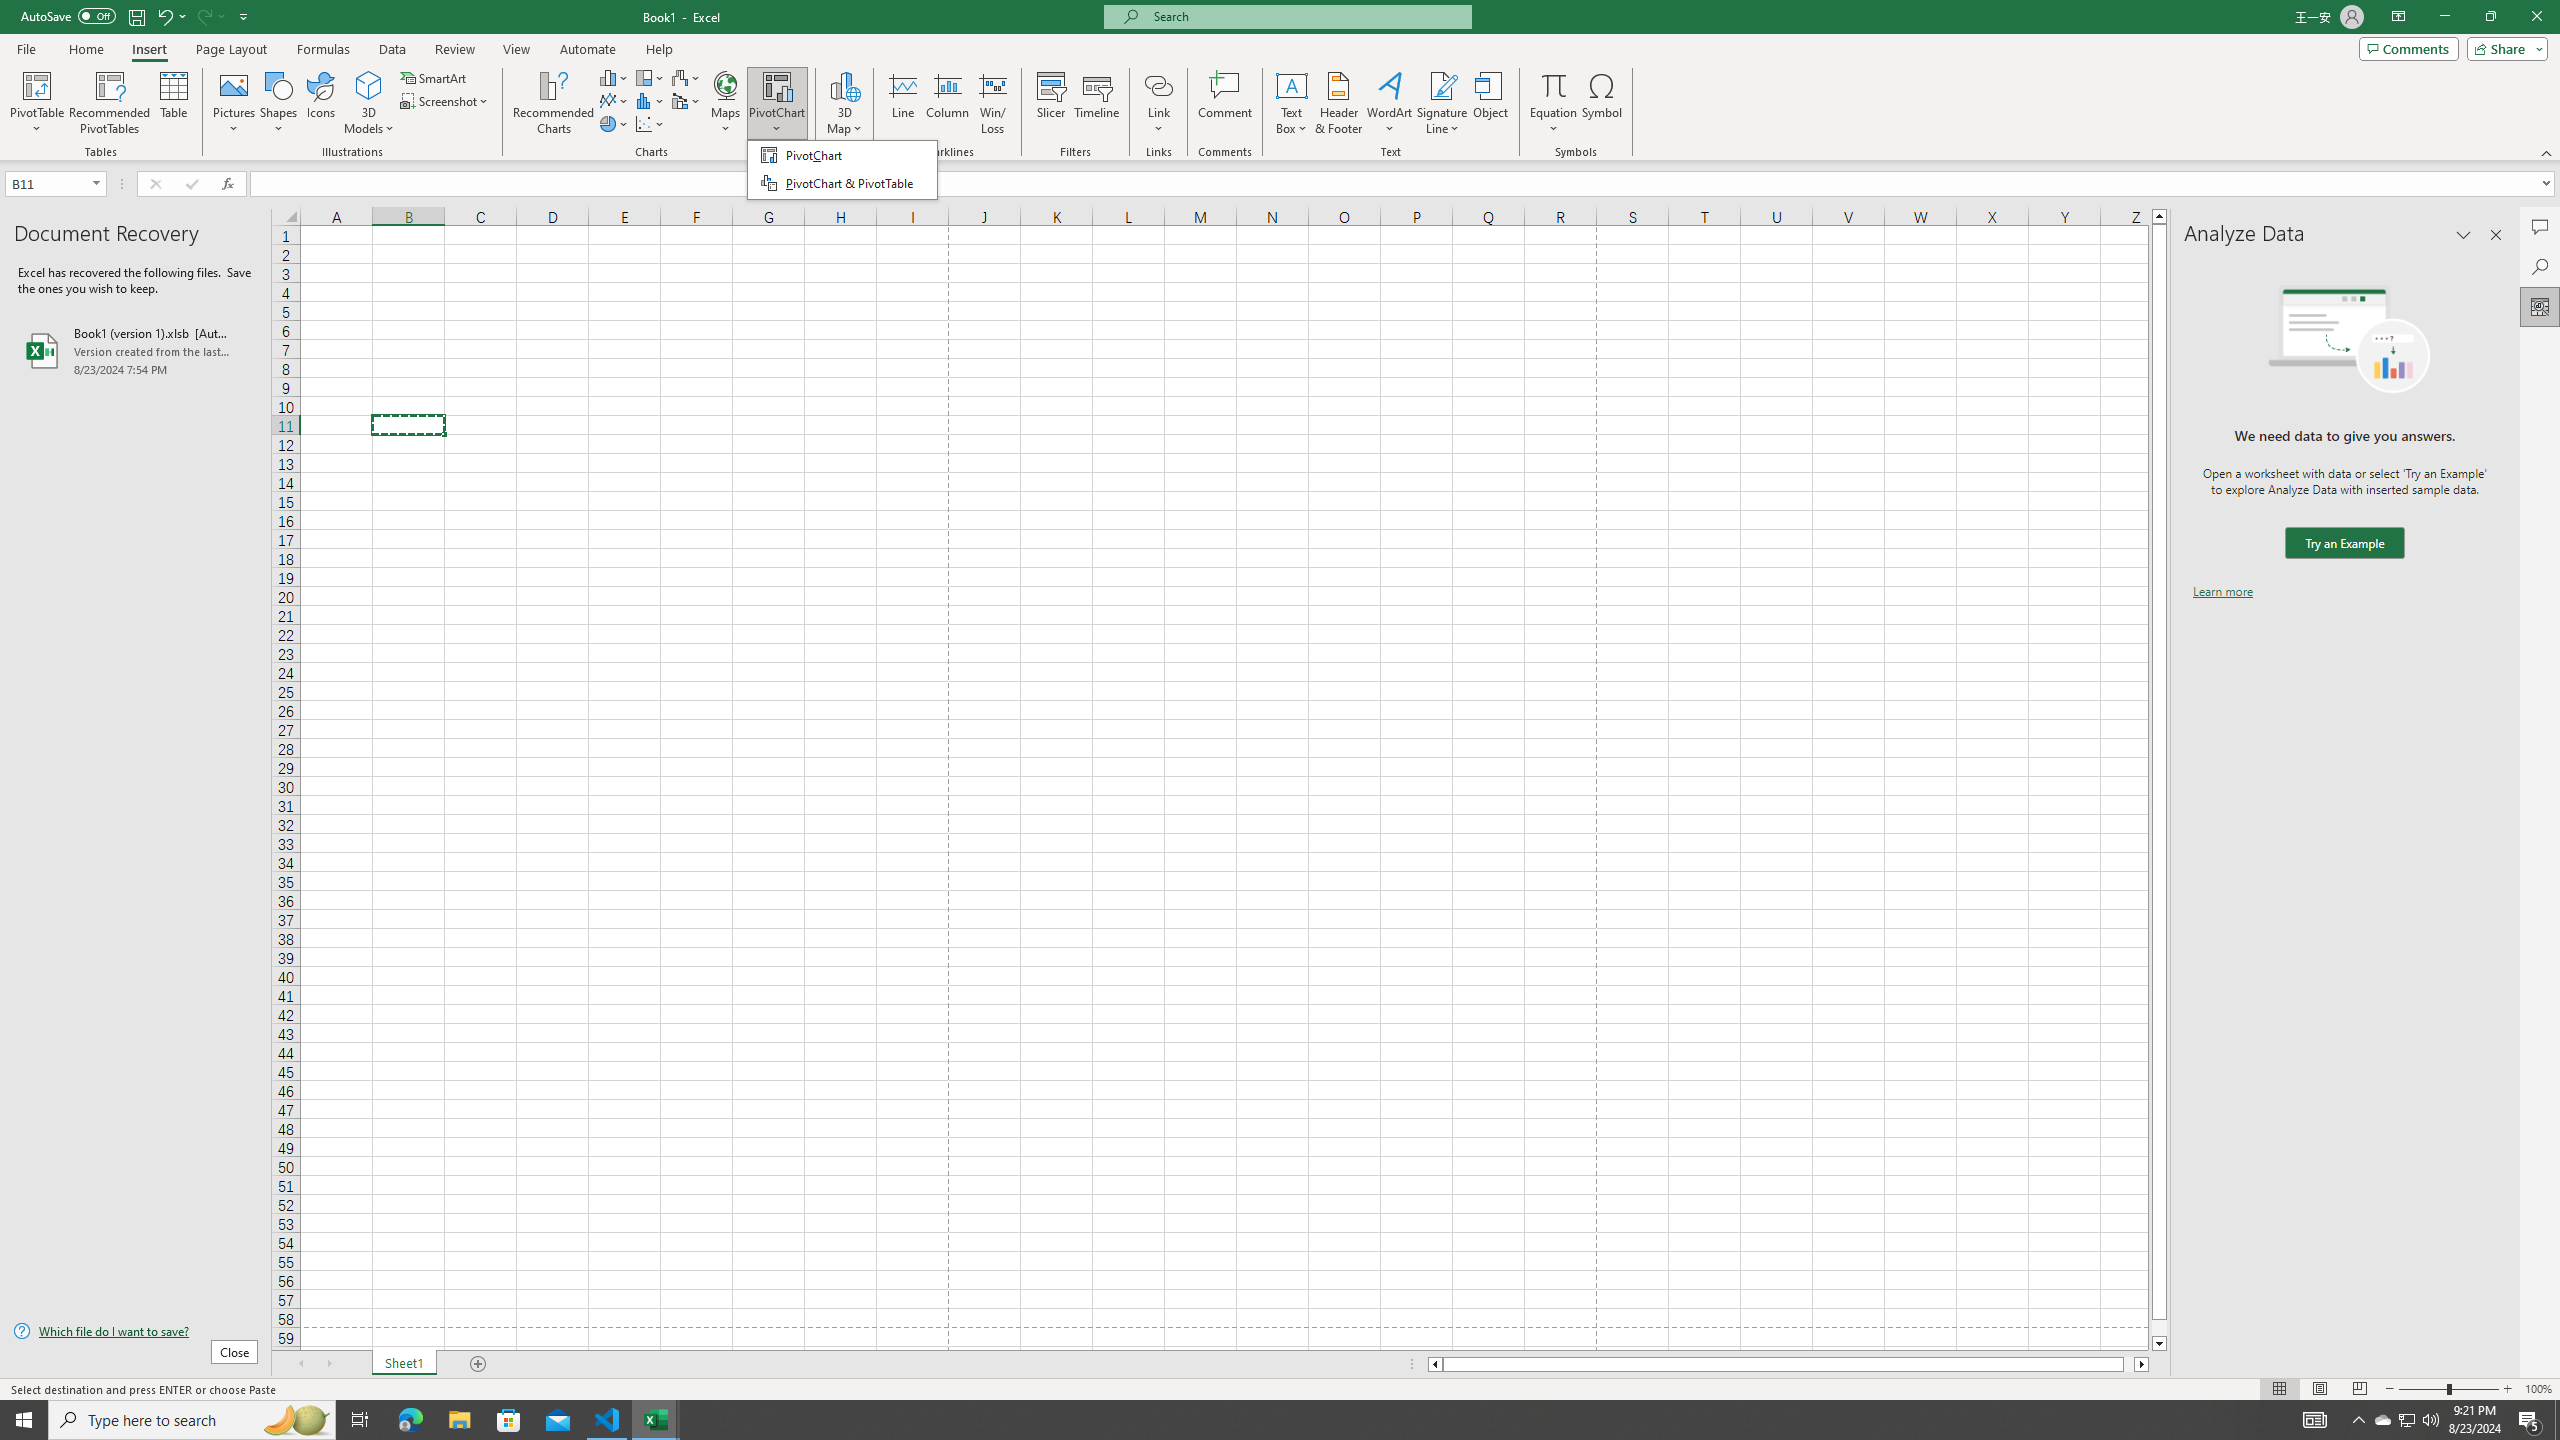 The width and height of the screenshot is (2560, 1440). I want to click on 'Start', so click(24, 1418).